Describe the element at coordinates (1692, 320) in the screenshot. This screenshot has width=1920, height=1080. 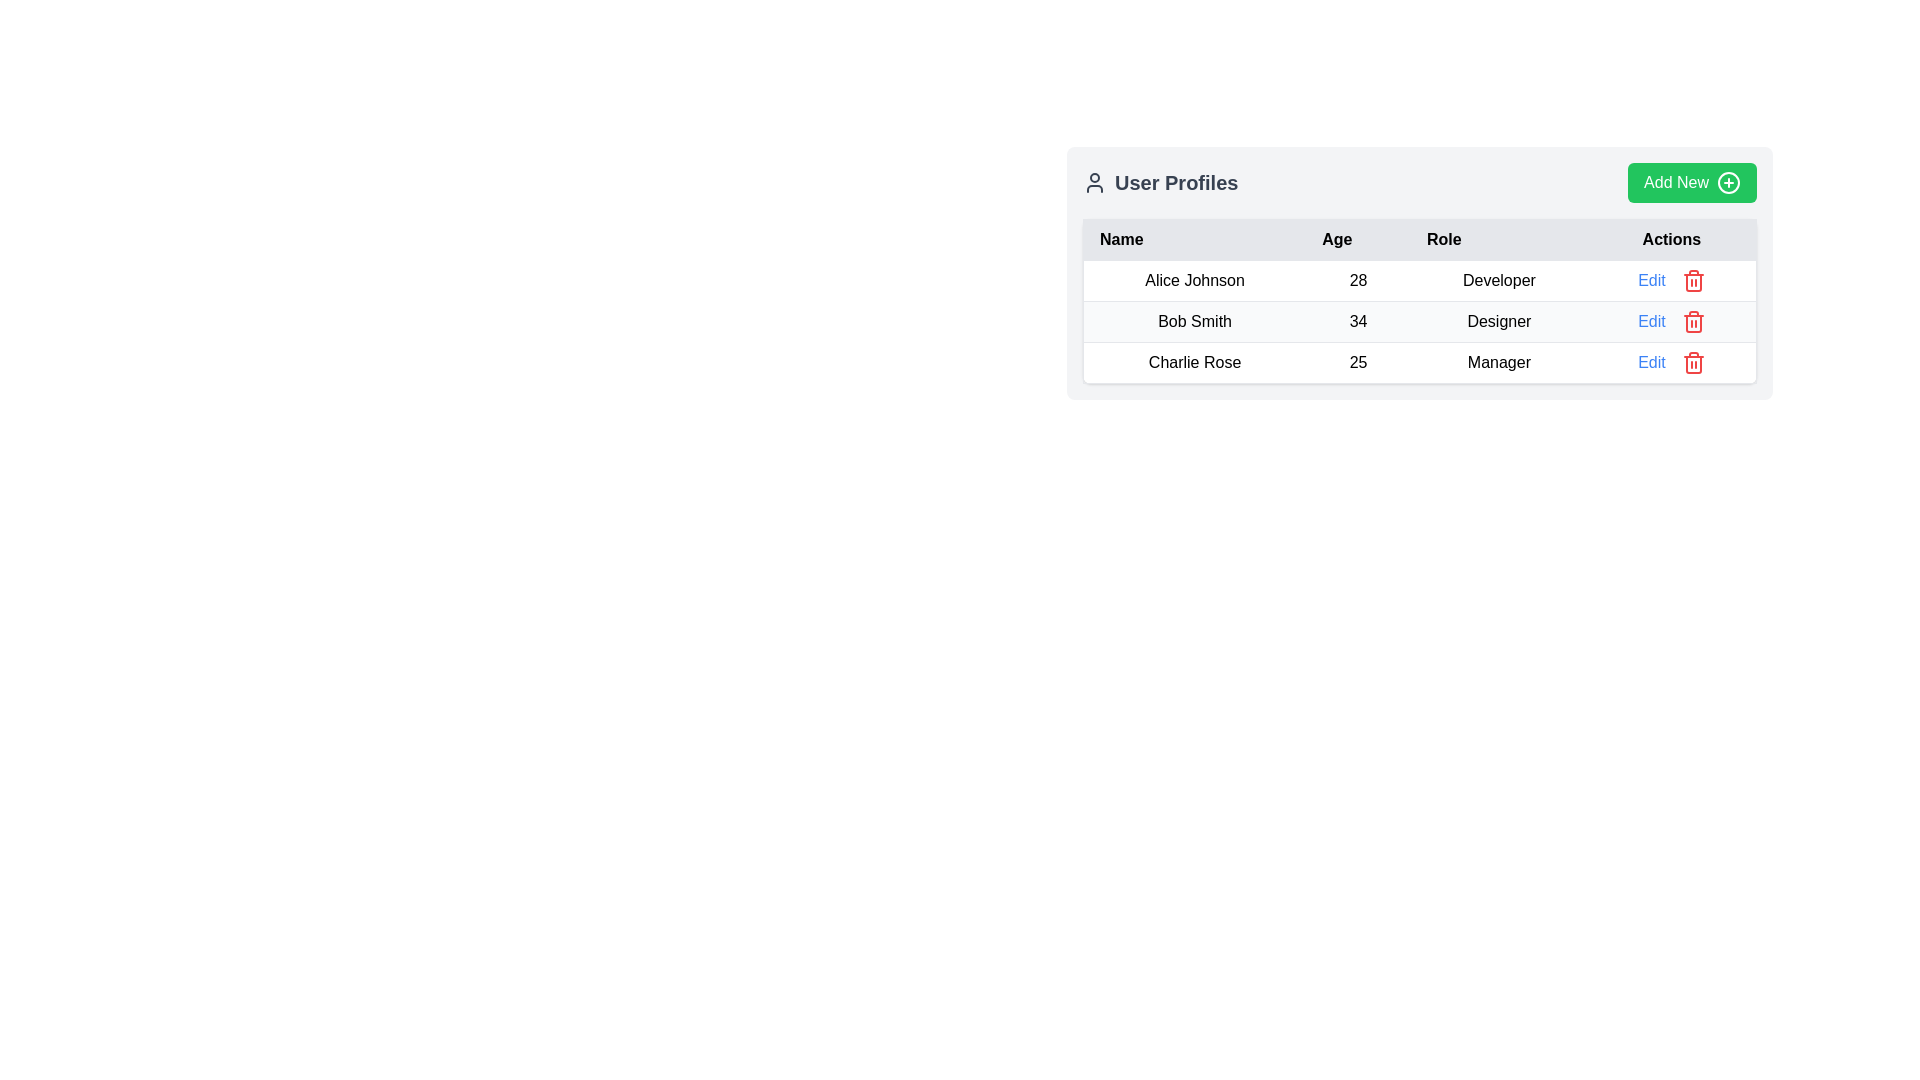
I see `the red-colored trash bin icon button located in the 'Actions' column of the second row` at that location.